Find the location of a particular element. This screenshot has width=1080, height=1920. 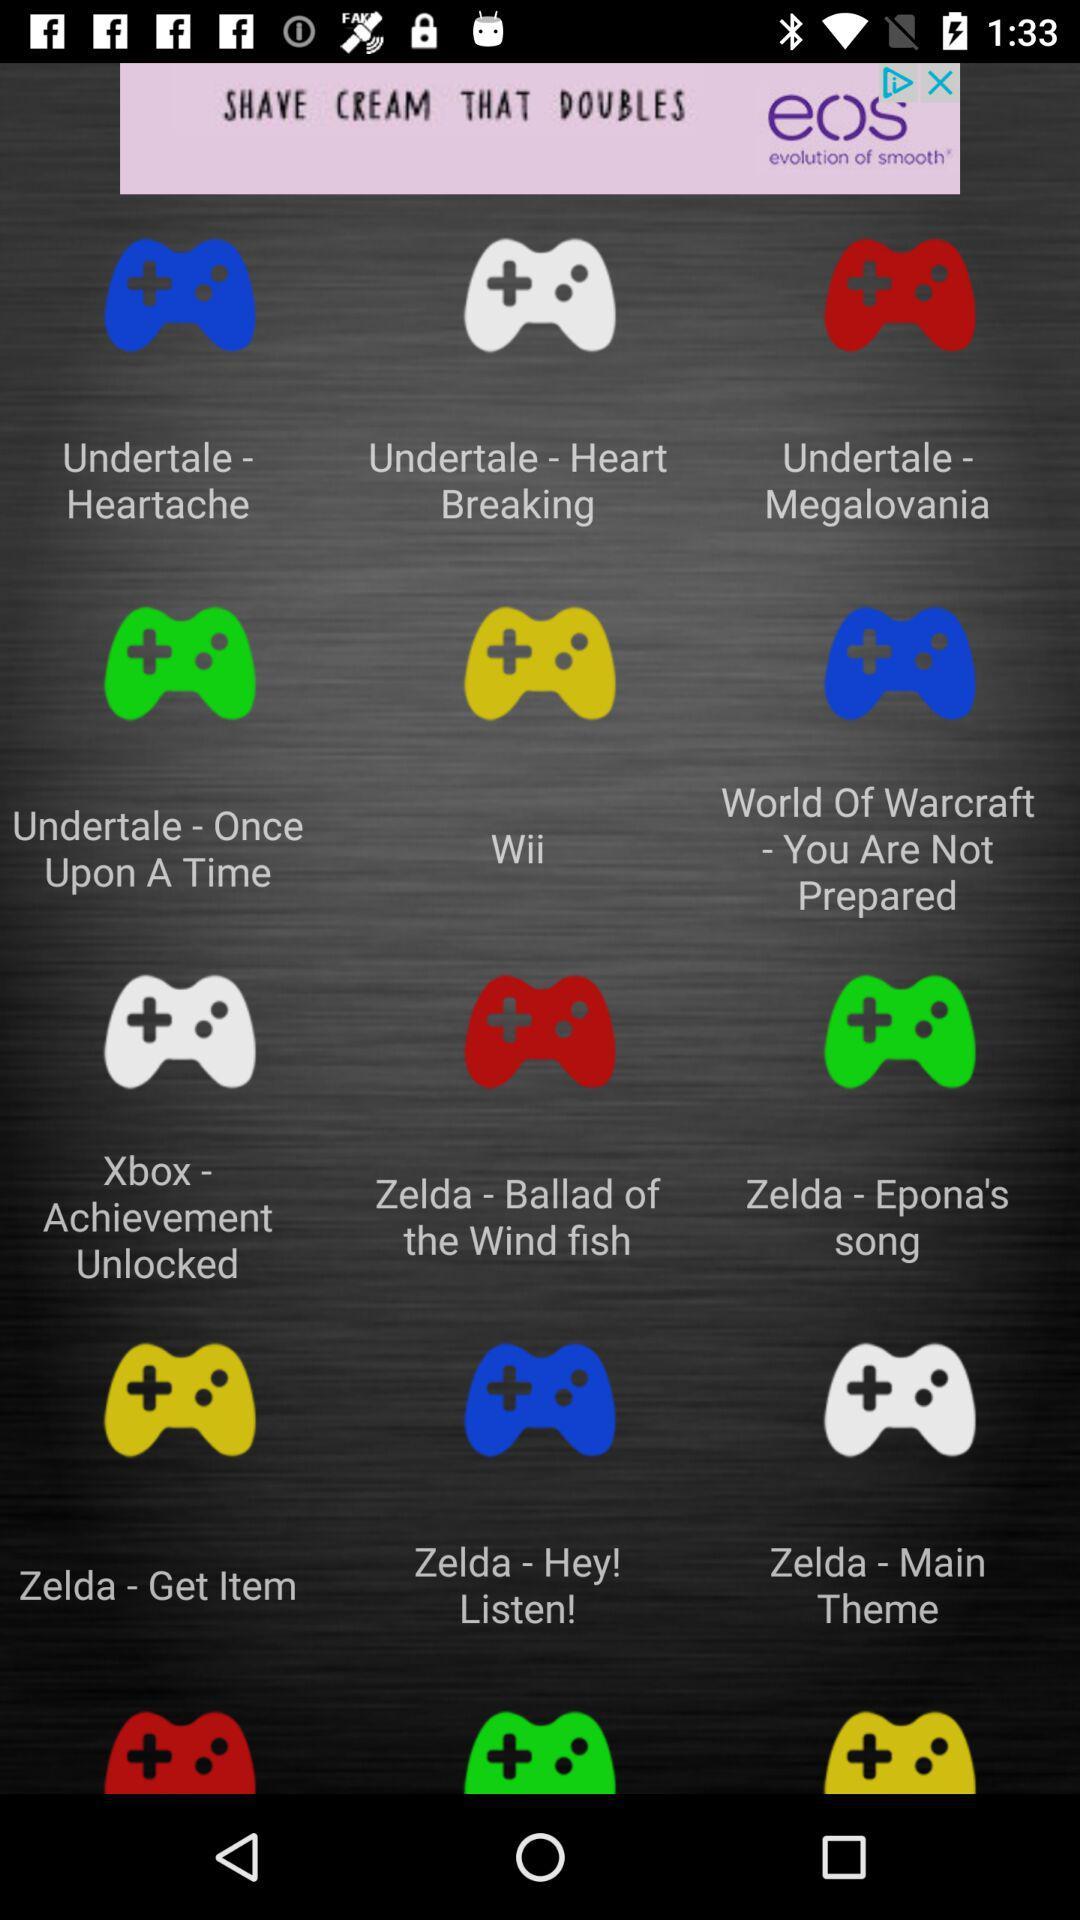

game is located at coordinates (540, 294).